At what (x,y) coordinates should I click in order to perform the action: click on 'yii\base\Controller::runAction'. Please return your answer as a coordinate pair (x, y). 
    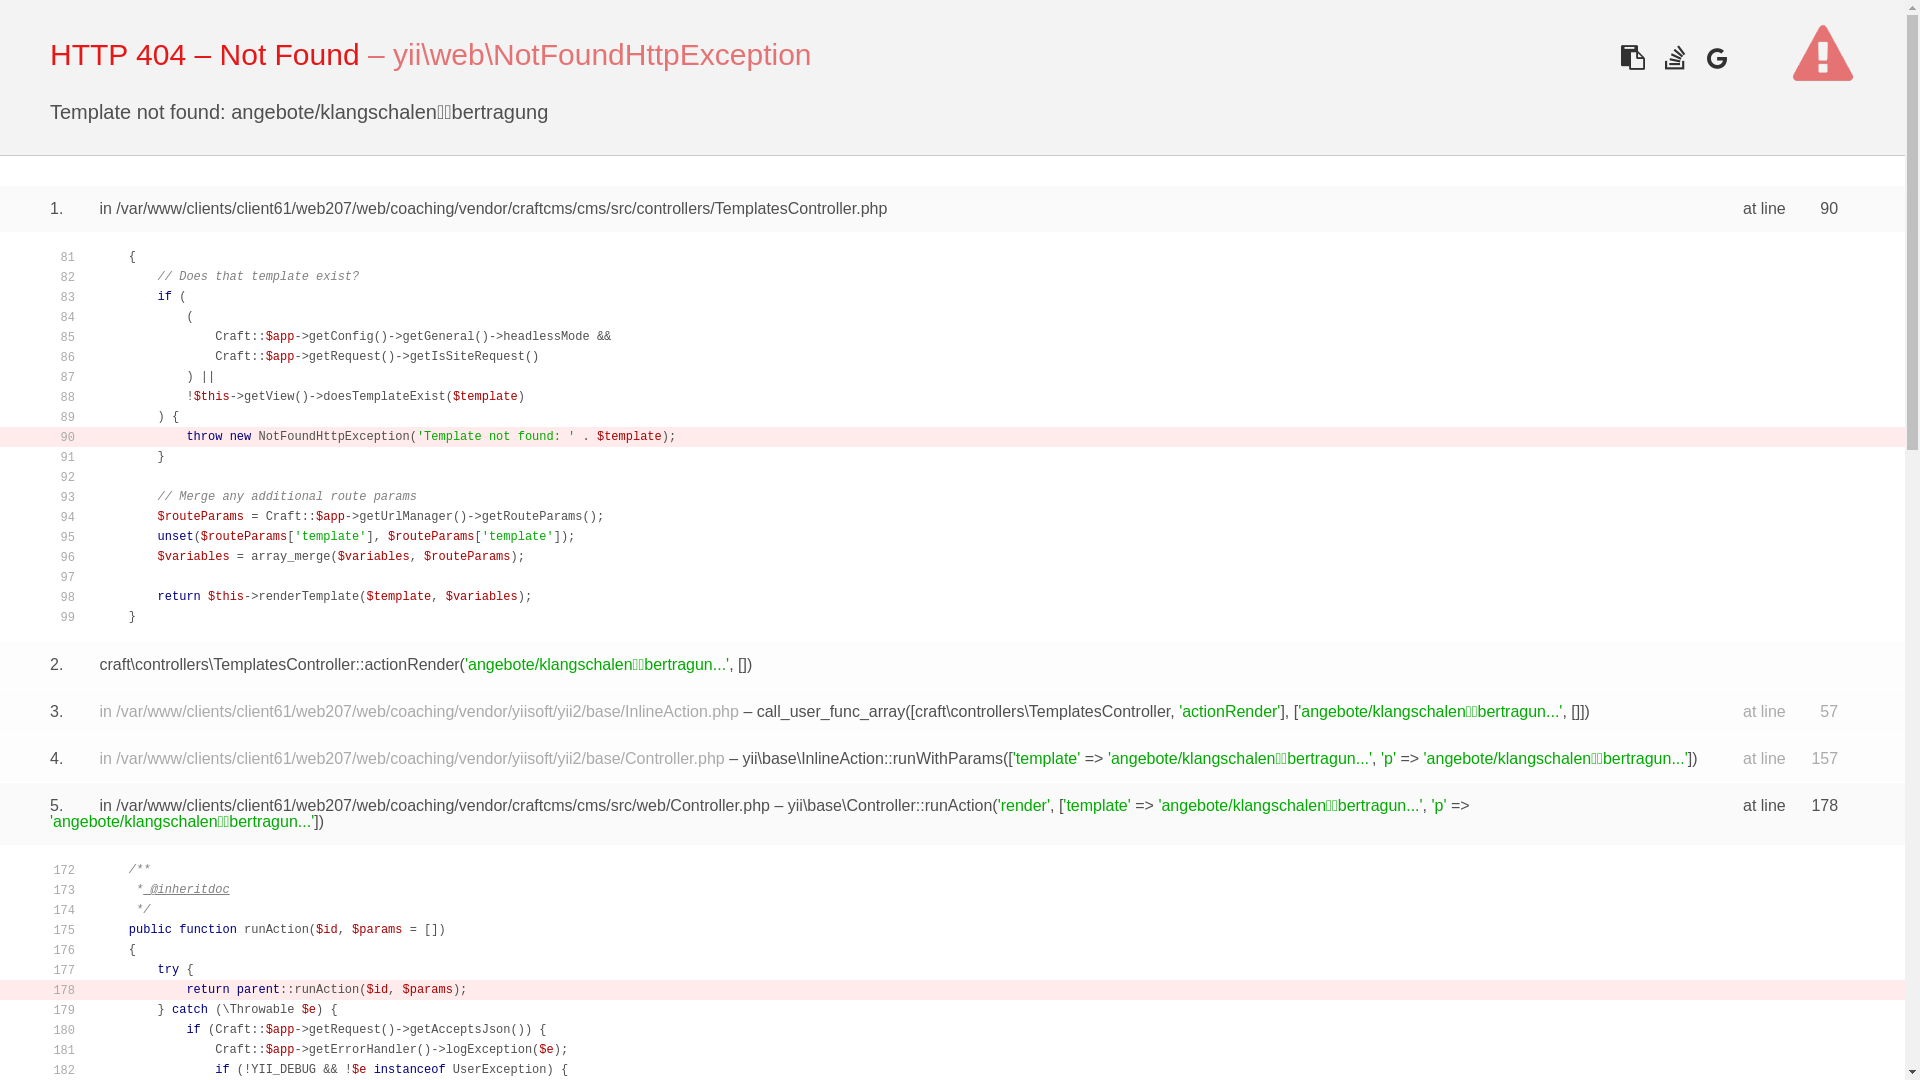
    Looking at the image, I should click on (889, 804).